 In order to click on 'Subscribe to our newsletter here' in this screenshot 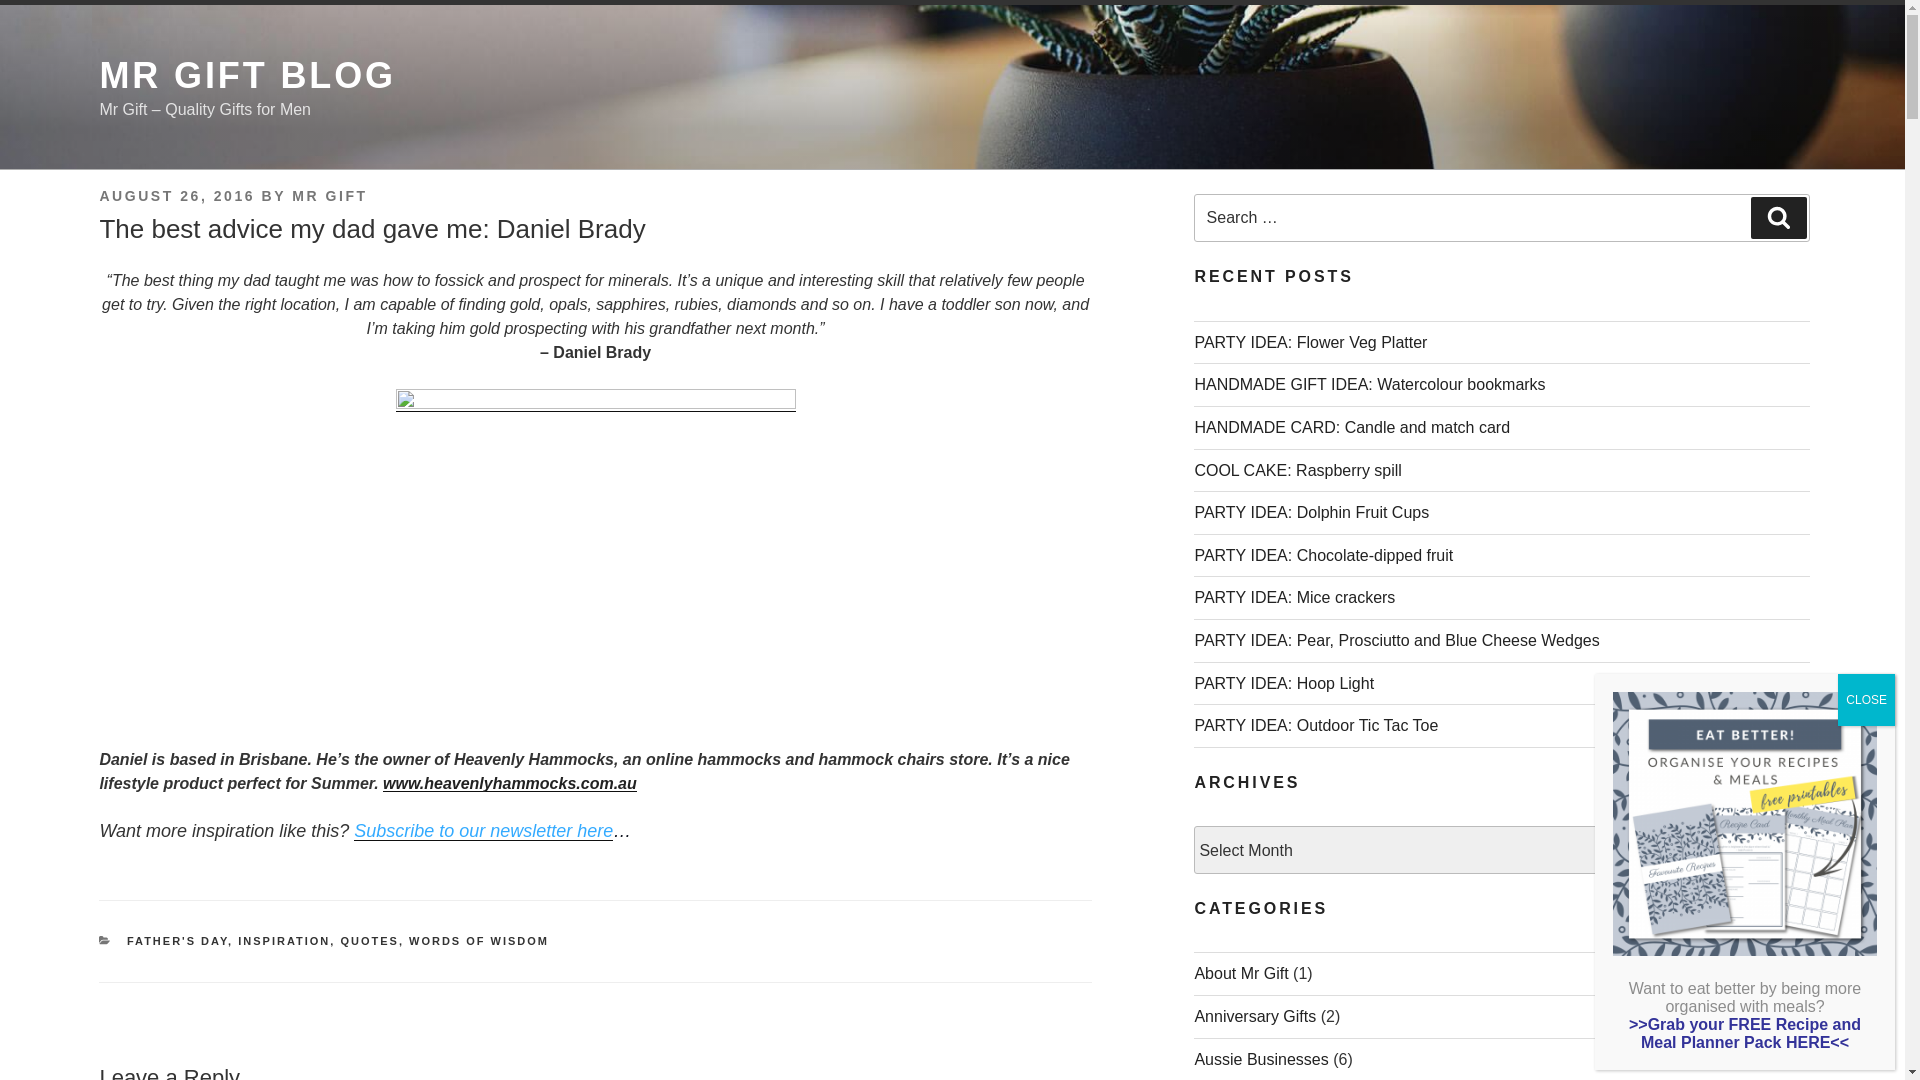, I will do `click(483, 830)`.